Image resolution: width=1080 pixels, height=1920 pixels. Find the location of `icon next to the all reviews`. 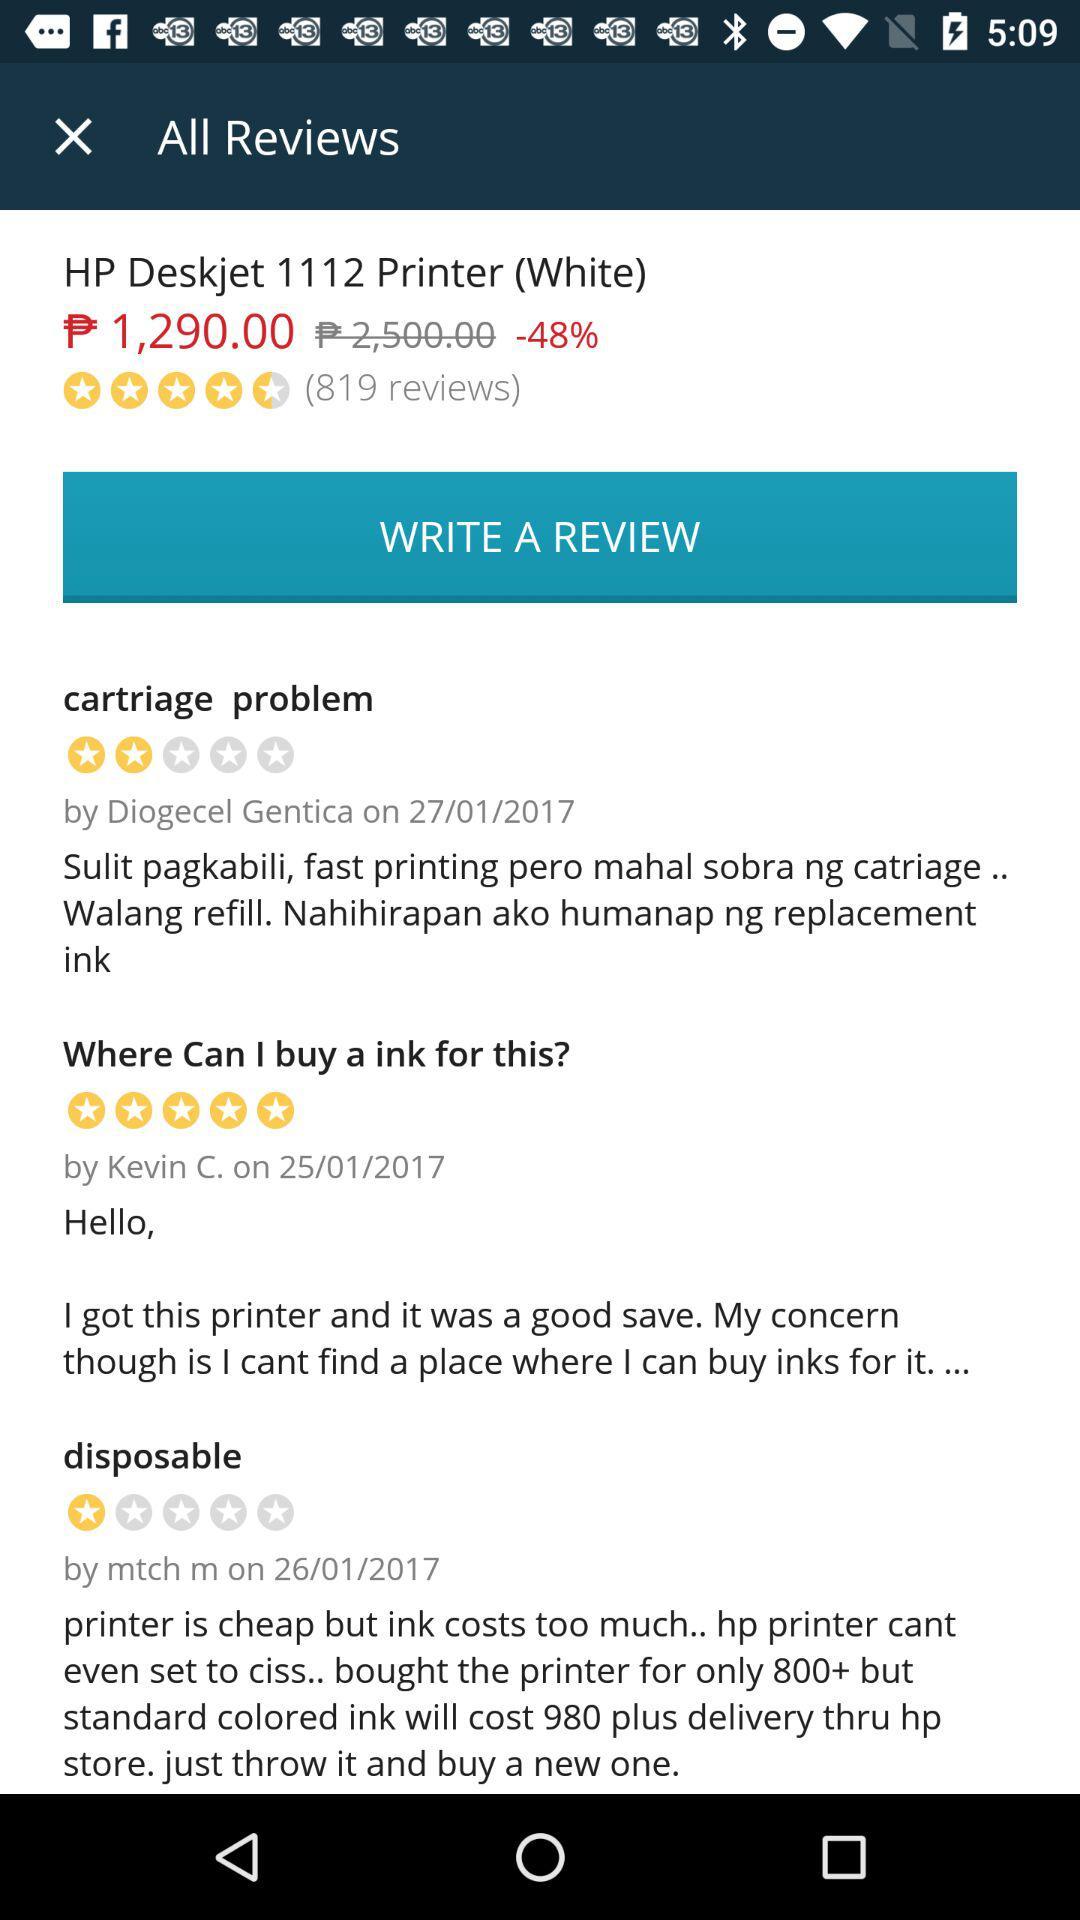

icon next to the all reviews is located at coordinates (72, 135).